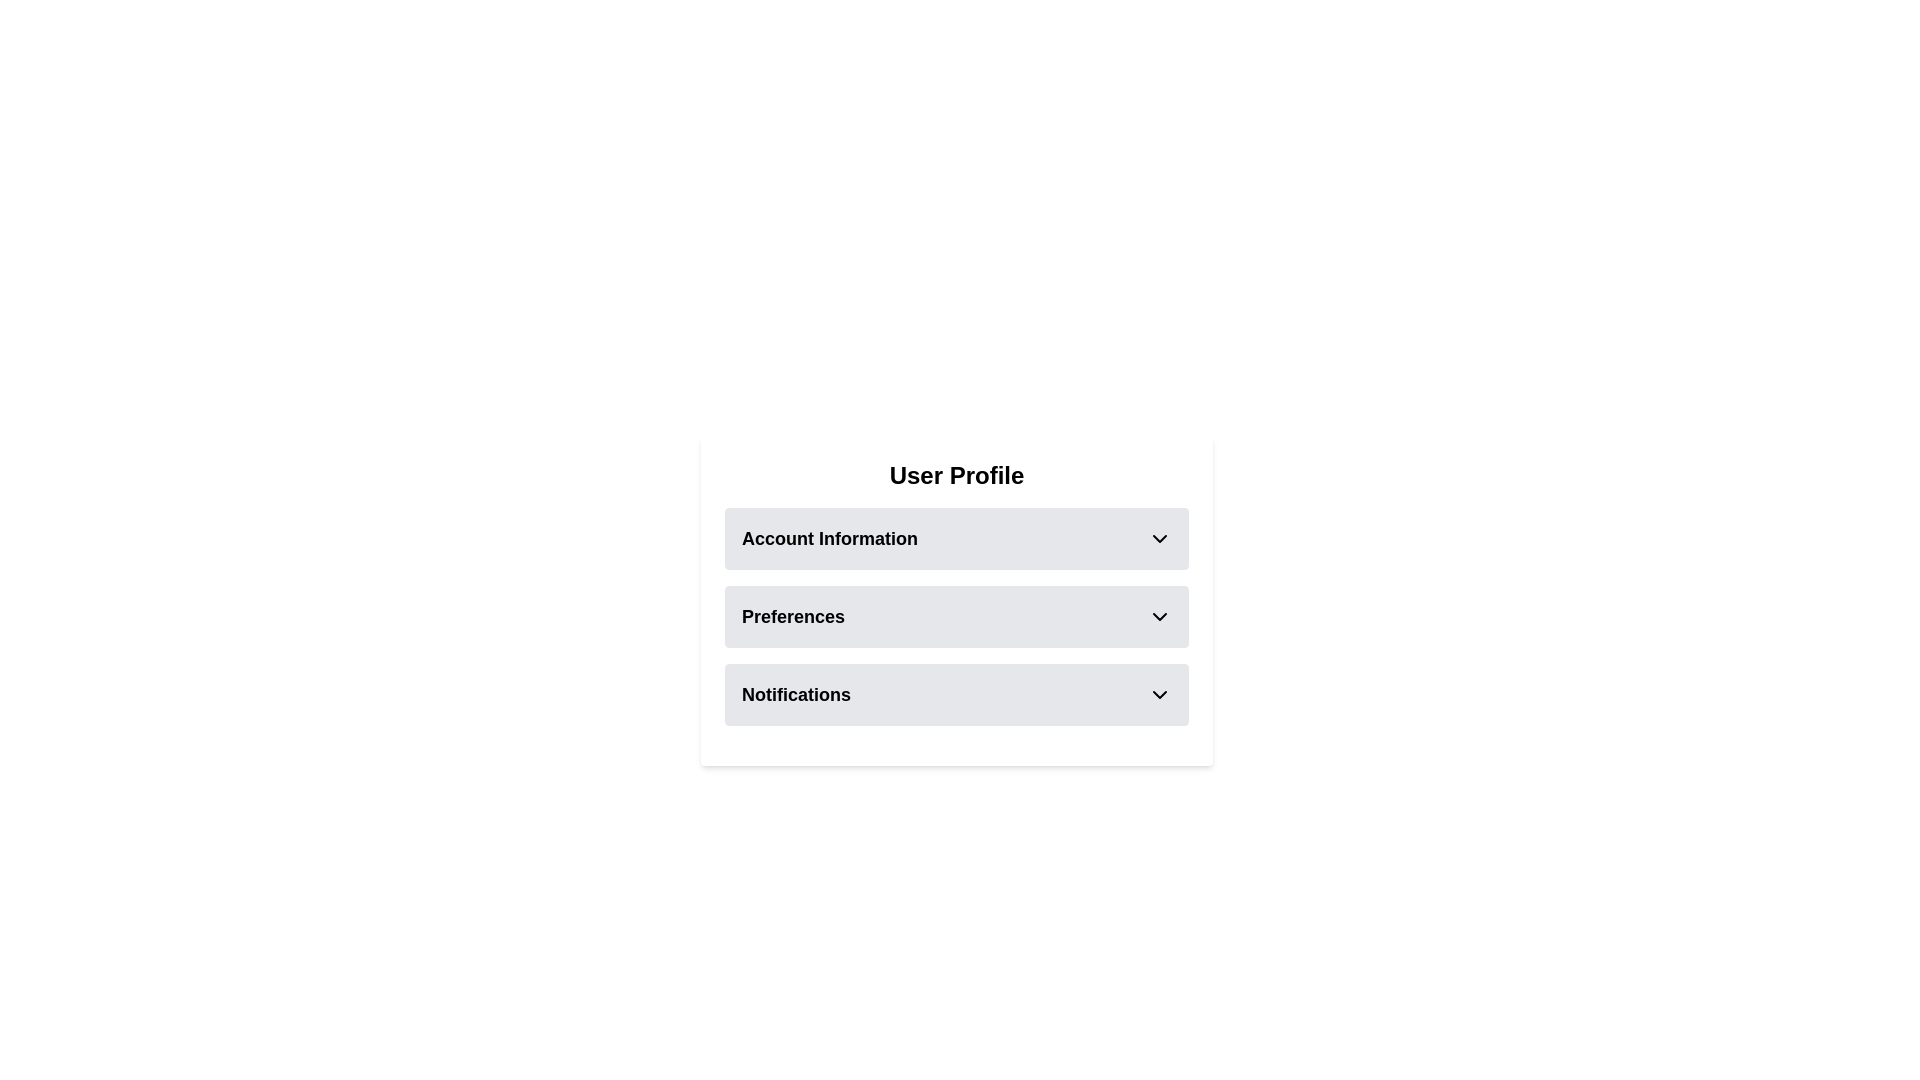 The image size is (1920, 1080). What do you see at coordinates (795, 693) in the screenshot?
I see `the 'Notifications' text label which serves as a header for expanding or collapsing related content` at bounding box center [795, 693].